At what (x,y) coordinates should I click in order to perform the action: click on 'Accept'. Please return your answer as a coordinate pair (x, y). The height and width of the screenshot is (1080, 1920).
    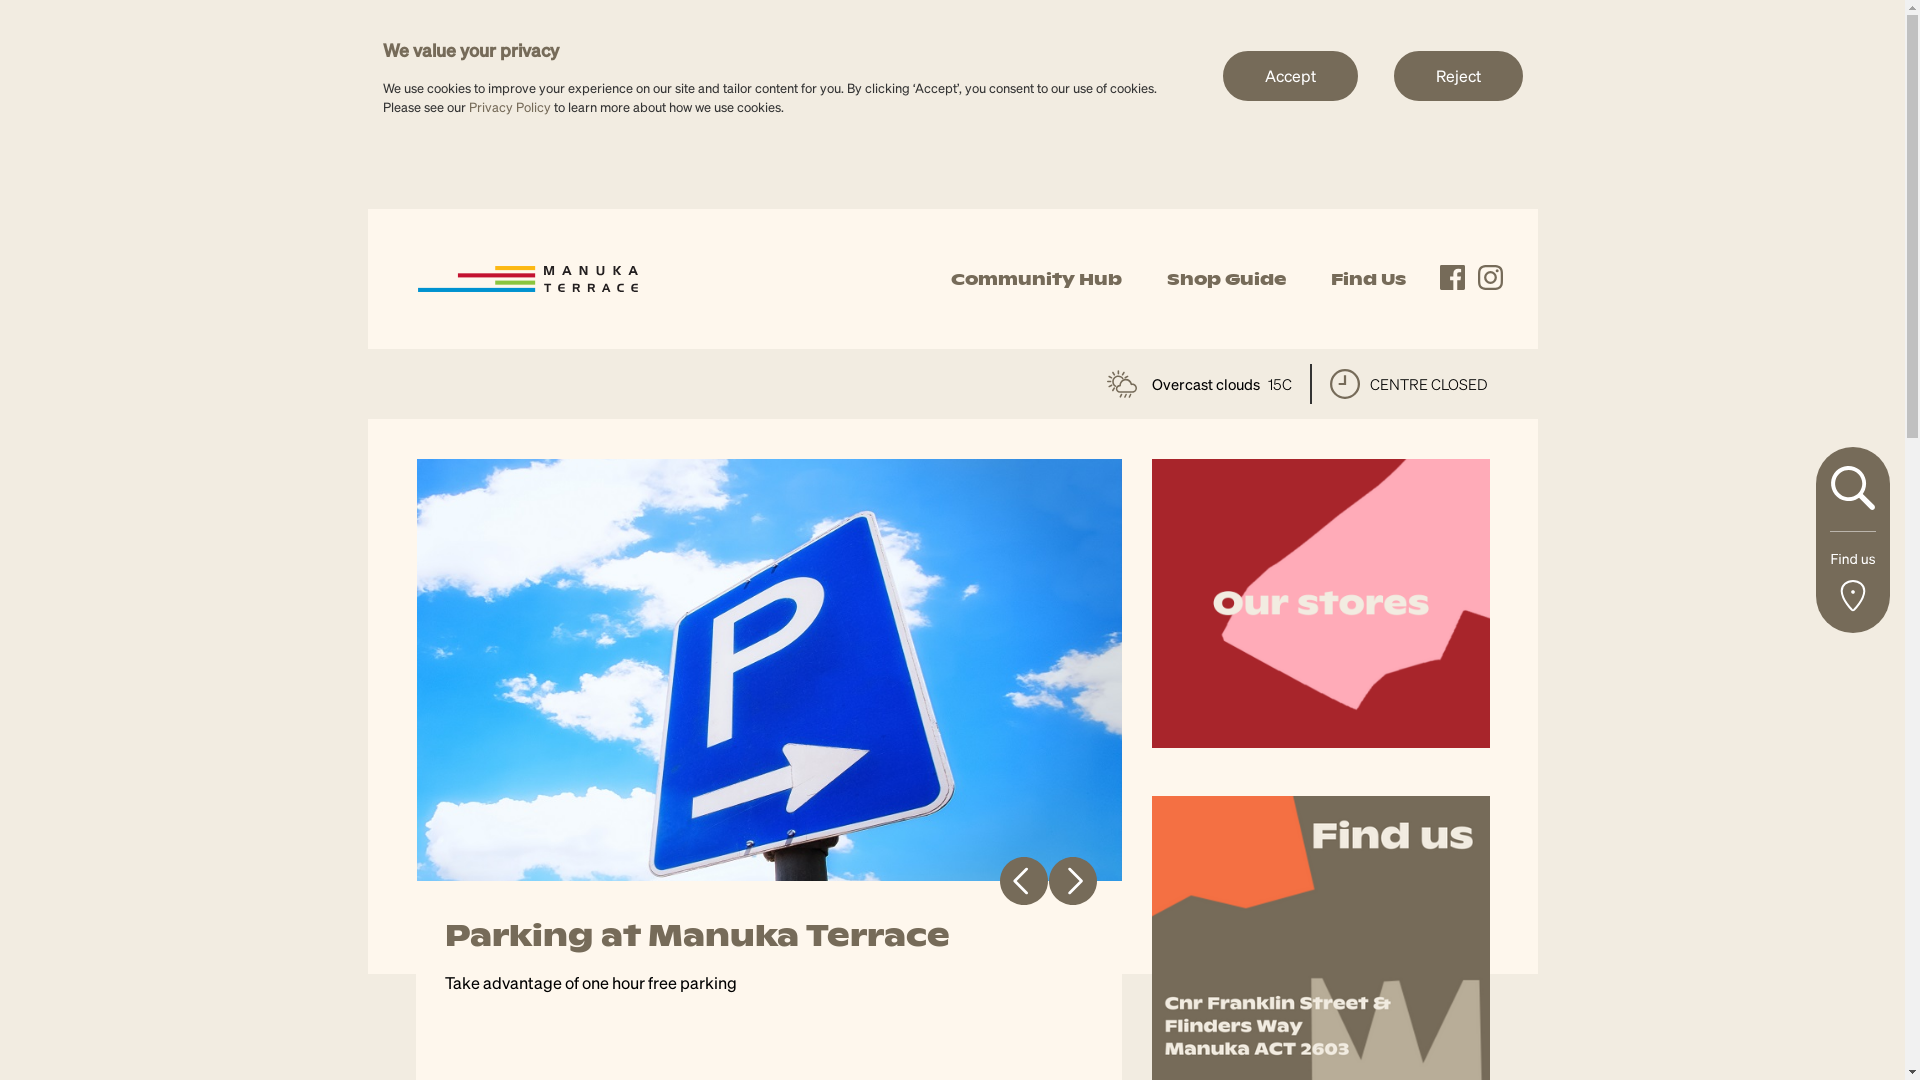
    Looking at the image, I should click on (1289, 73).